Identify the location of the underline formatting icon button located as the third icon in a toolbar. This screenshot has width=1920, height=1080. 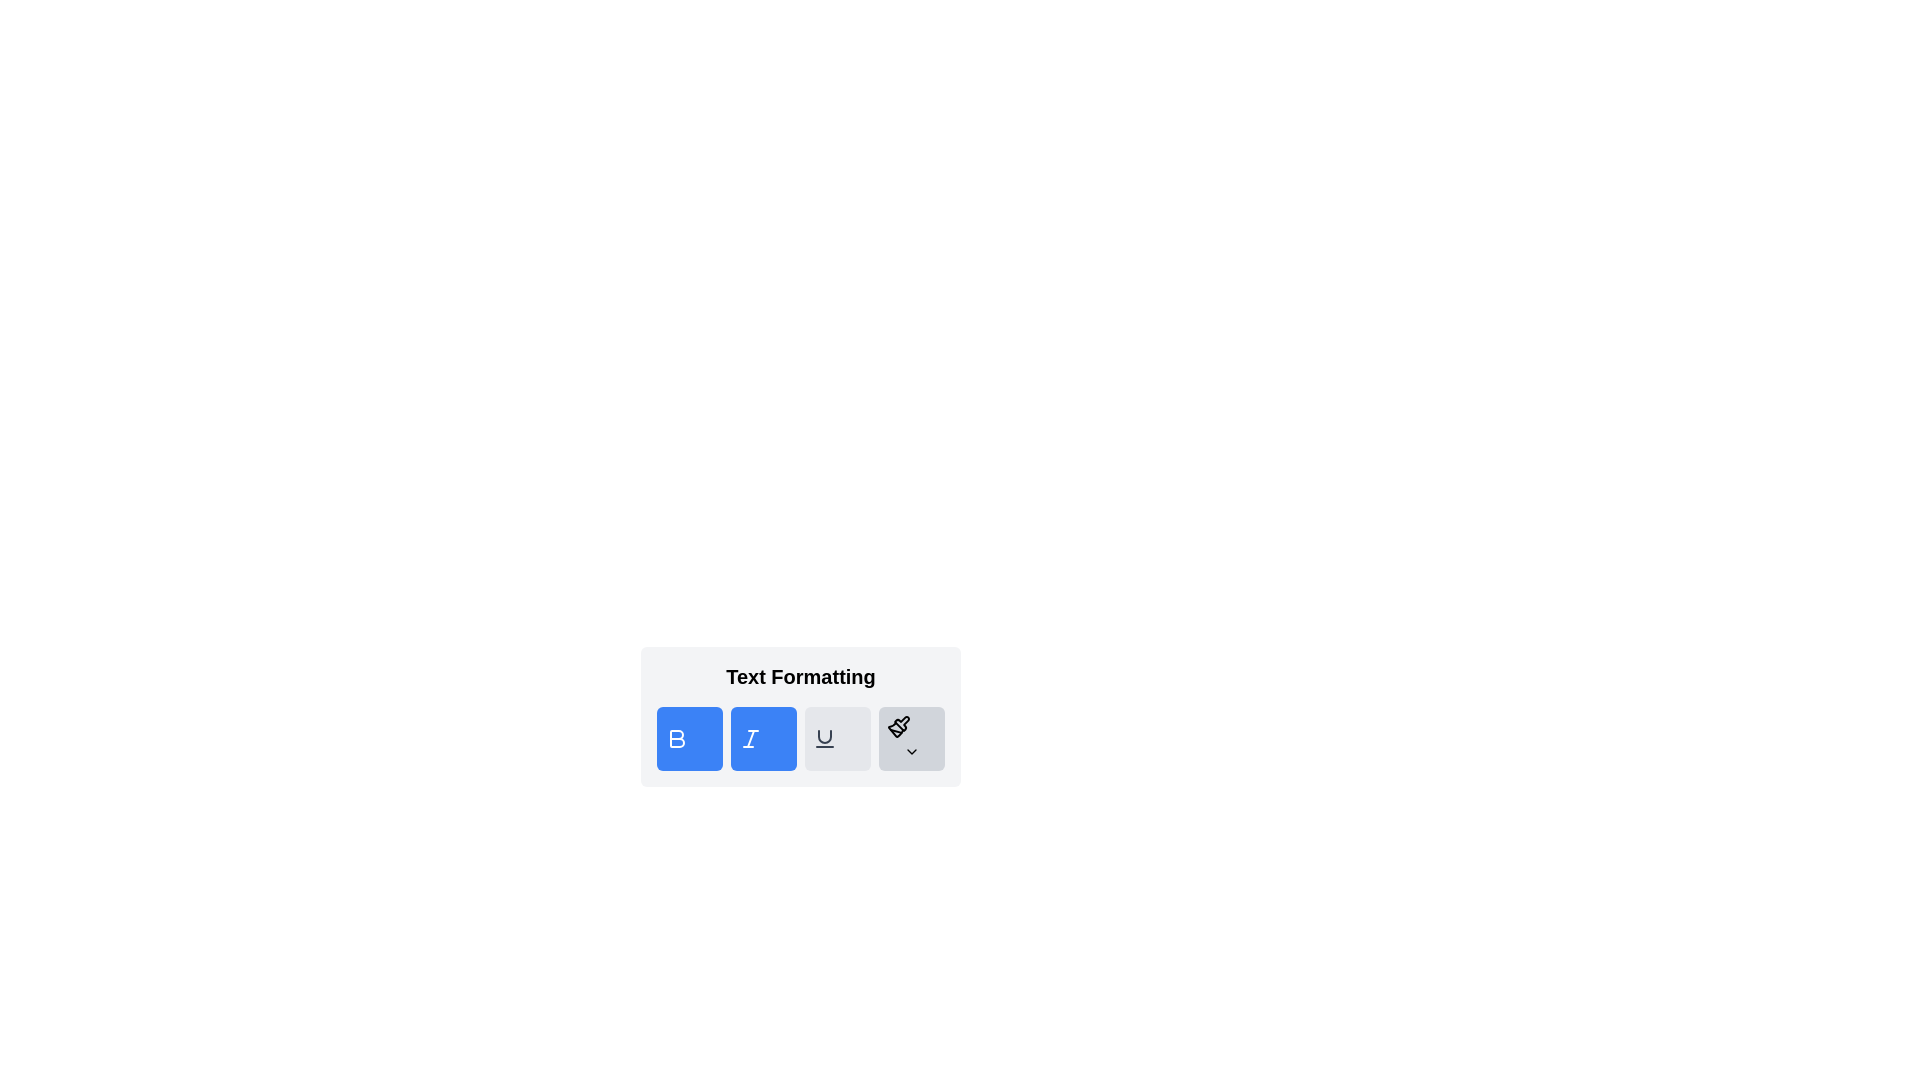
(825, 739).